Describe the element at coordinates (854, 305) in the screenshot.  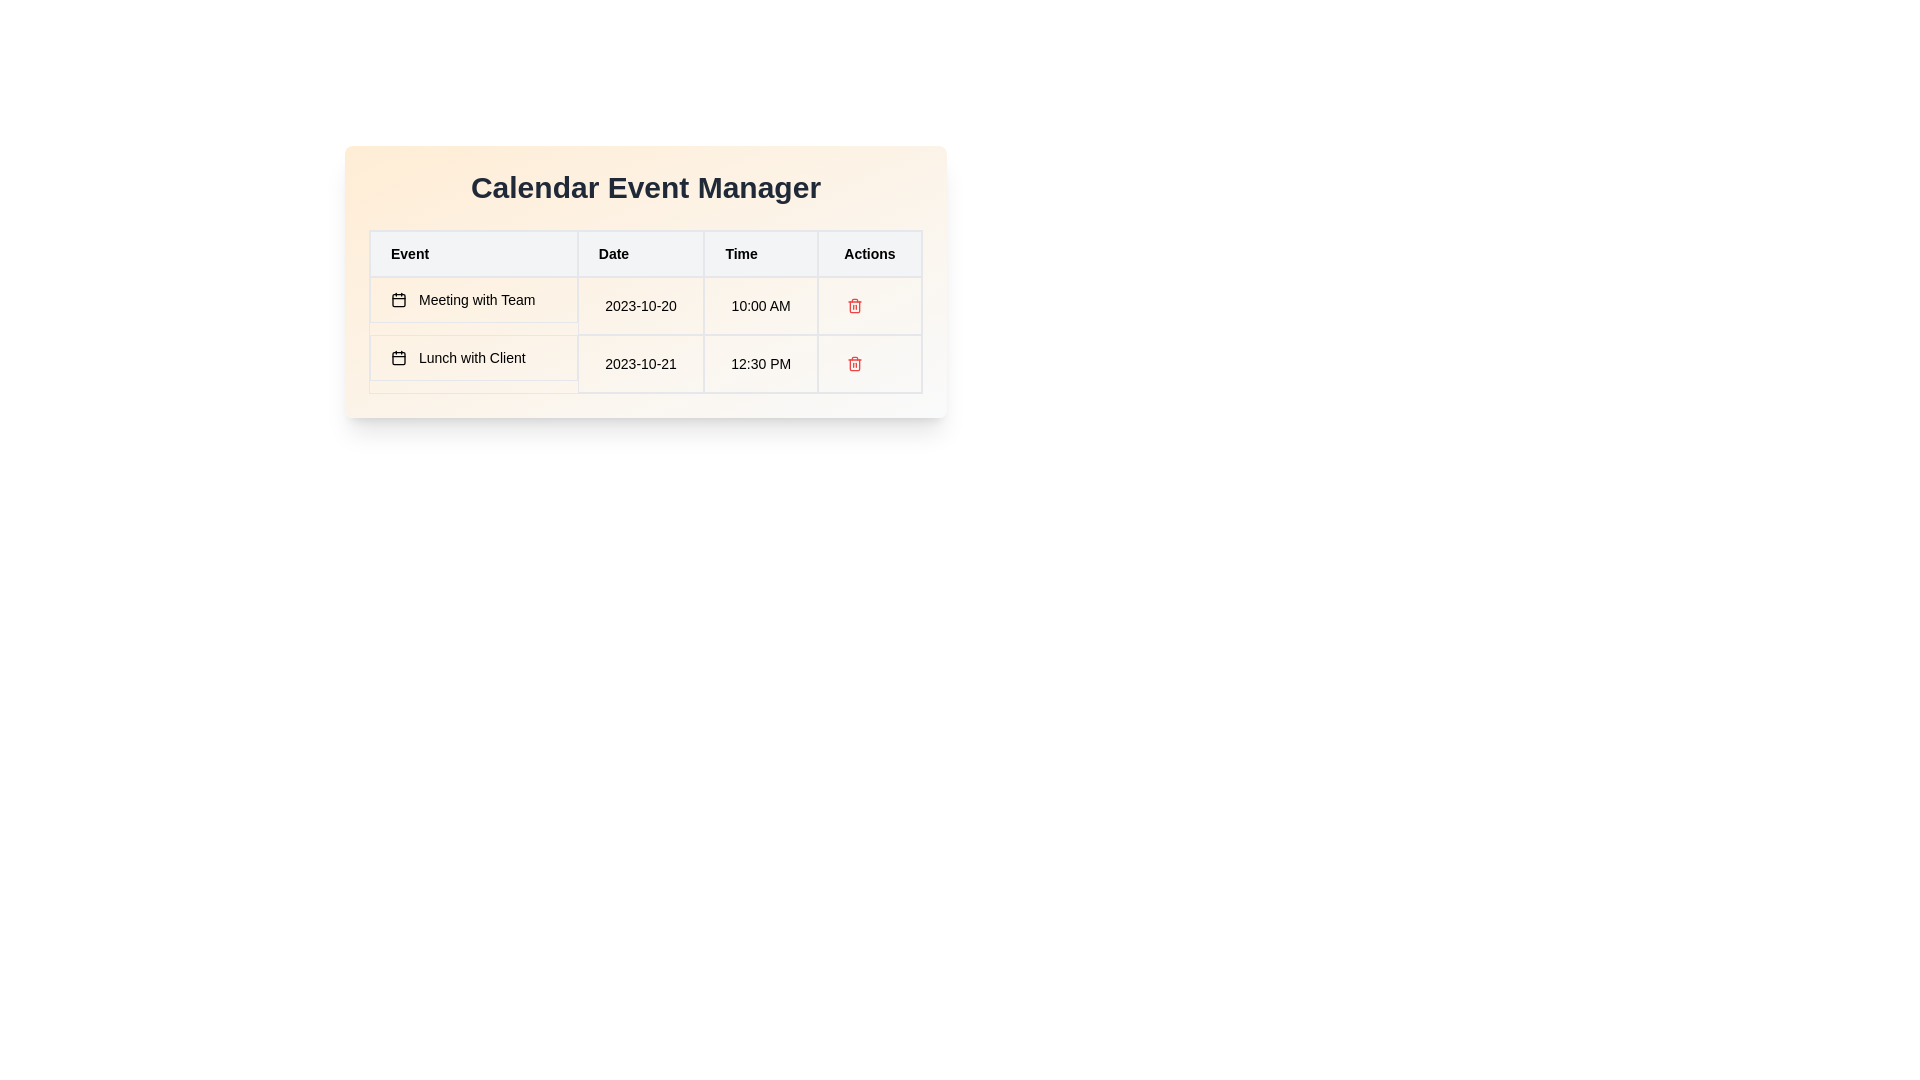
I see `the delete button located in the 'Actions' column of the first row in the table, which is associated with the event titled 'Meeting with Team'` at that location.